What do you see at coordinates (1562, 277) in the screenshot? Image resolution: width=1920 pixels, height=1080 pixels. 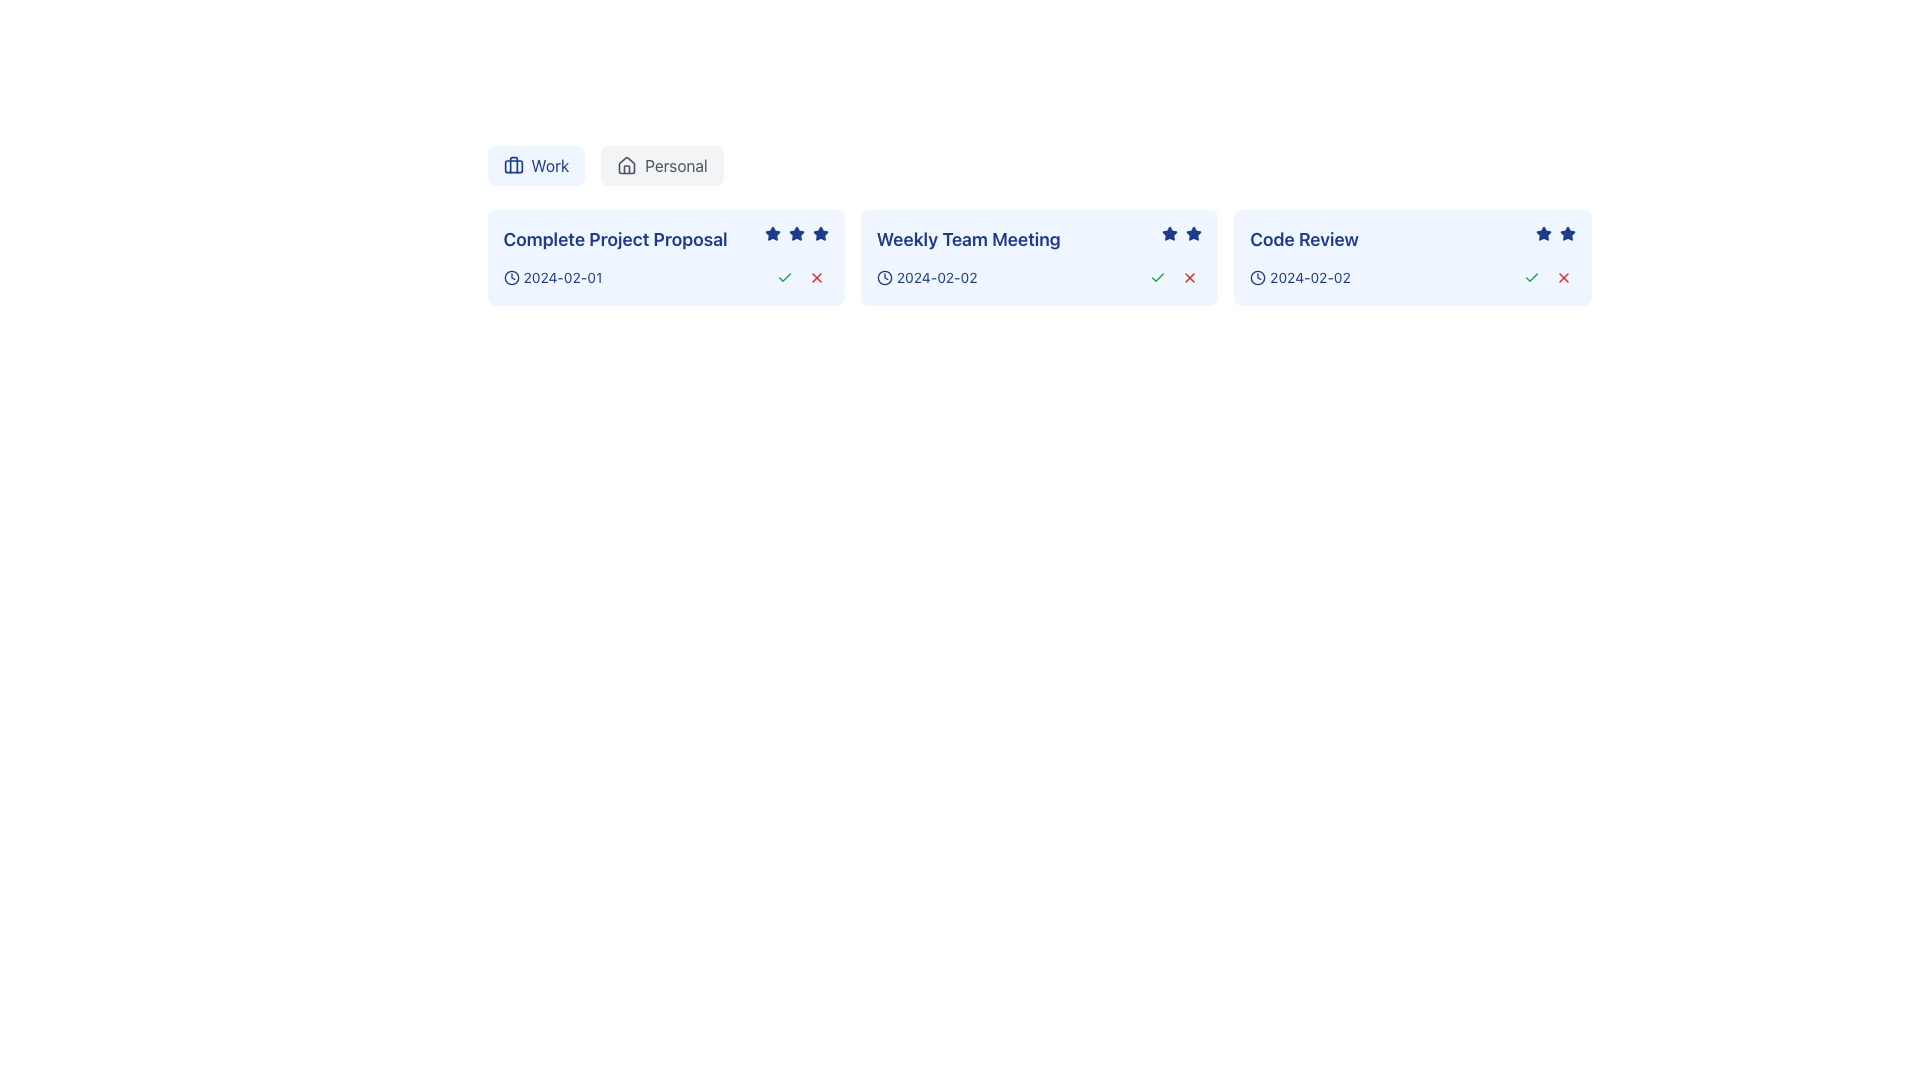 I see `the delete button with an icon located to the right of the green check-mark button in the 'Code Review' card` at bounding box center [1562, 277].